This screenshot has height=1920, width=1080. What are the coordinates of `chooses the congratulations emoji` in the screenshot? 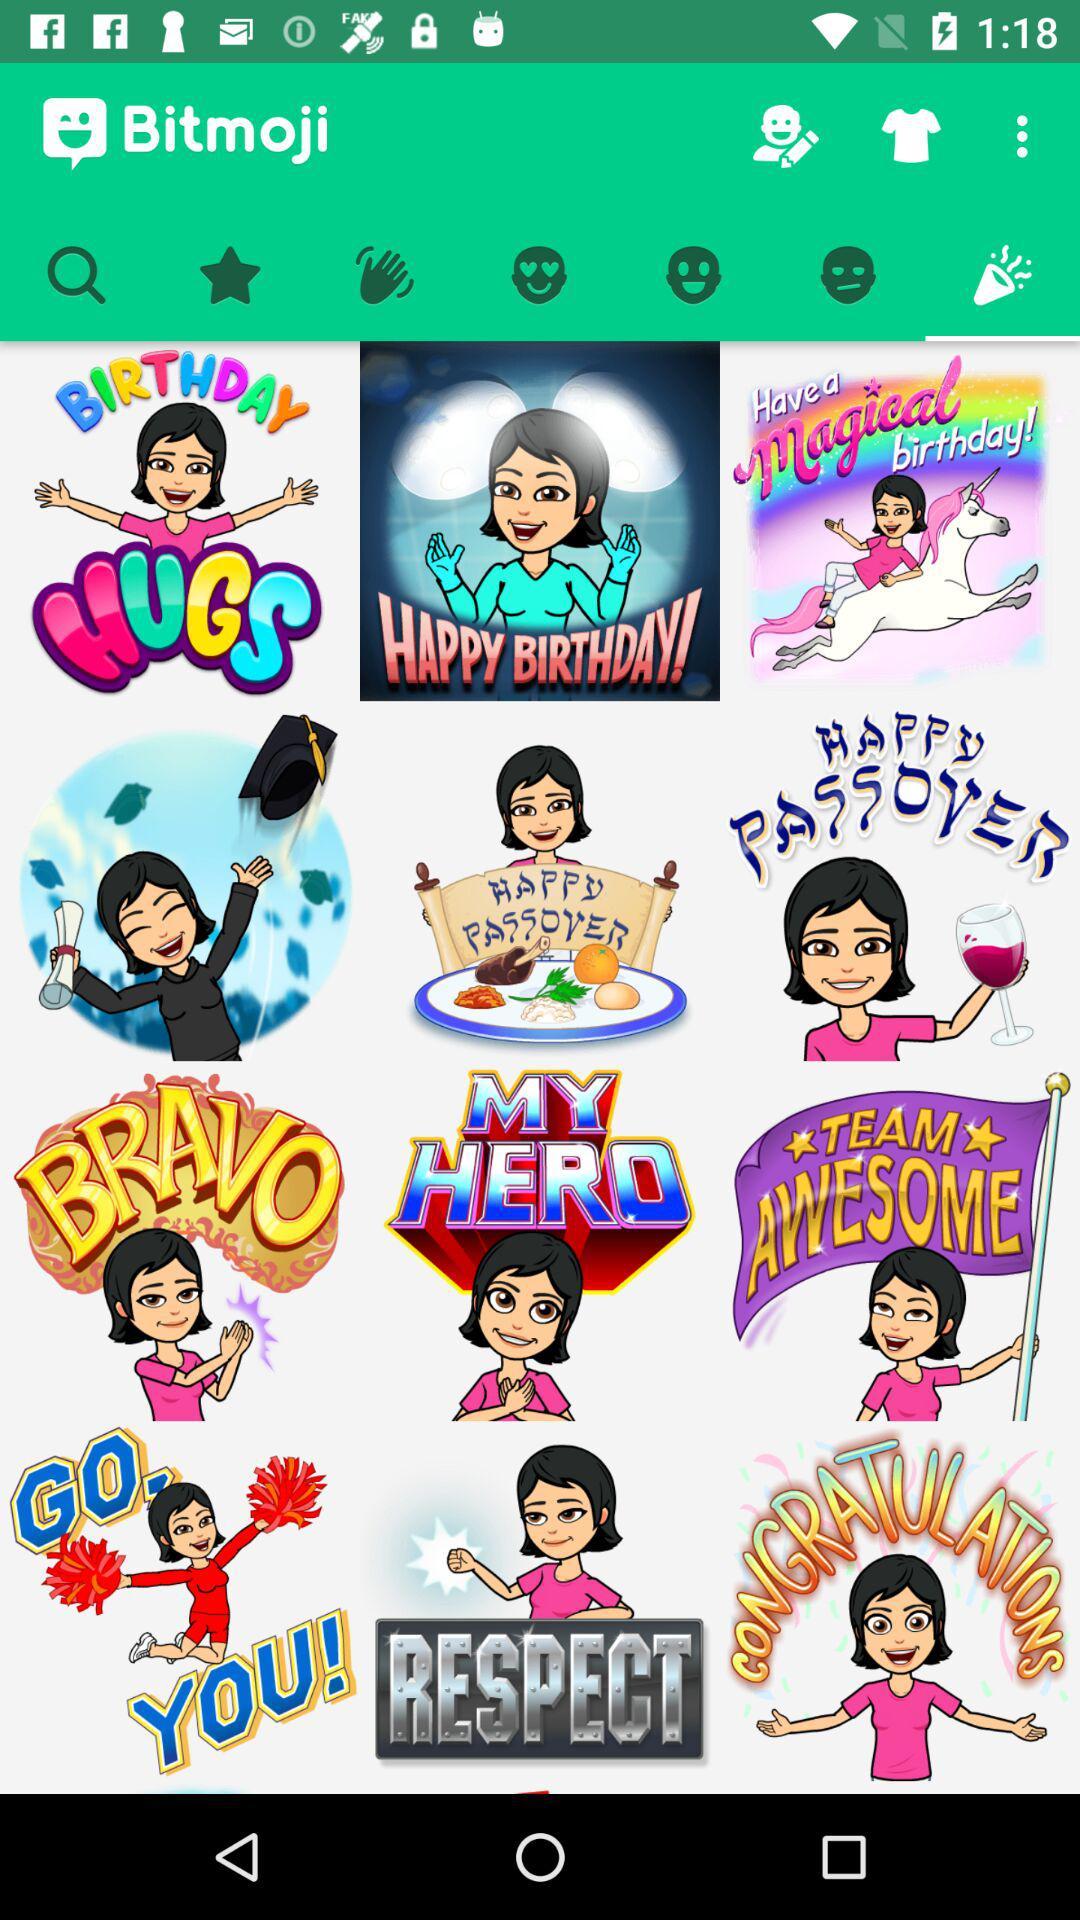 It's located at (898, 1787).